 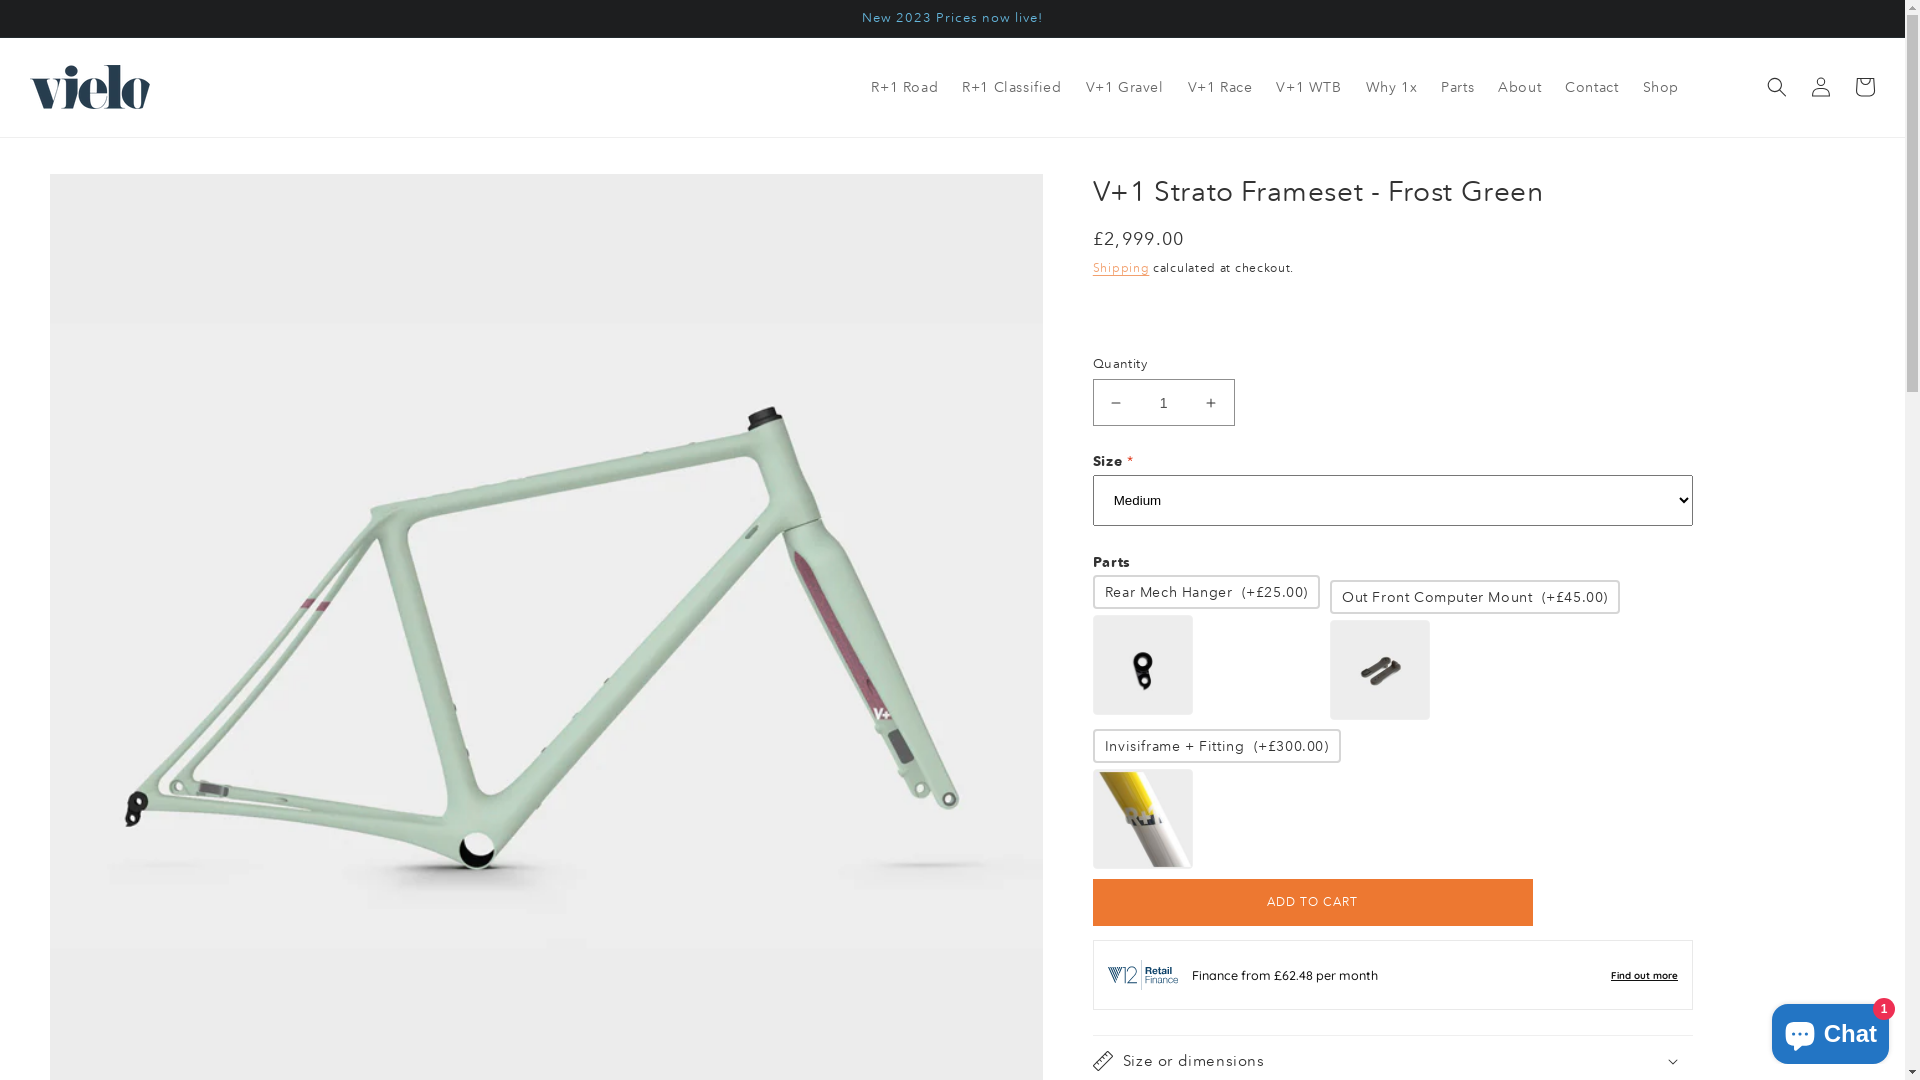 What do you see at coordinates (1391, 86) in the screenshot?
I see `'Why 1x'` at bounding box center [1391, 86].